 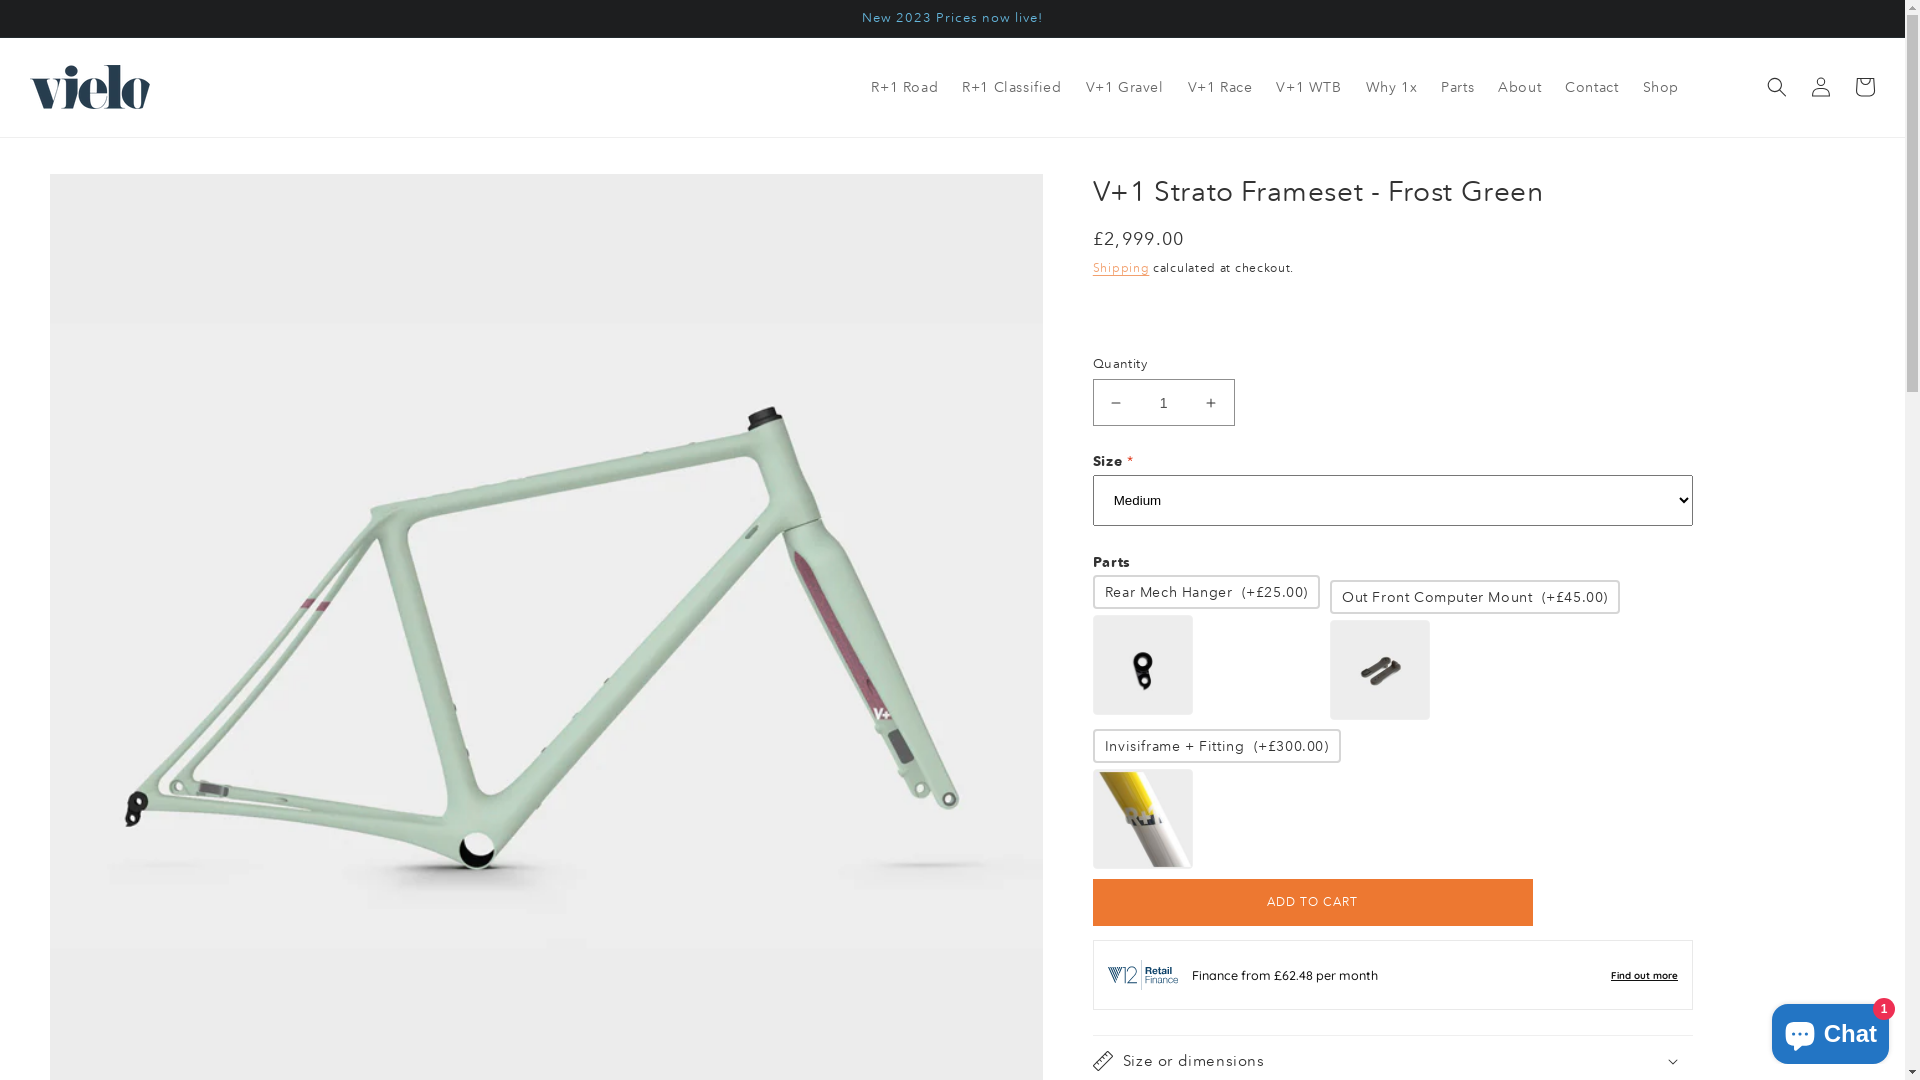 What do you see at coordinates (1391, 86) in the screenshot?
I see `'Why 1x'` at bounding box center [1391, 86].